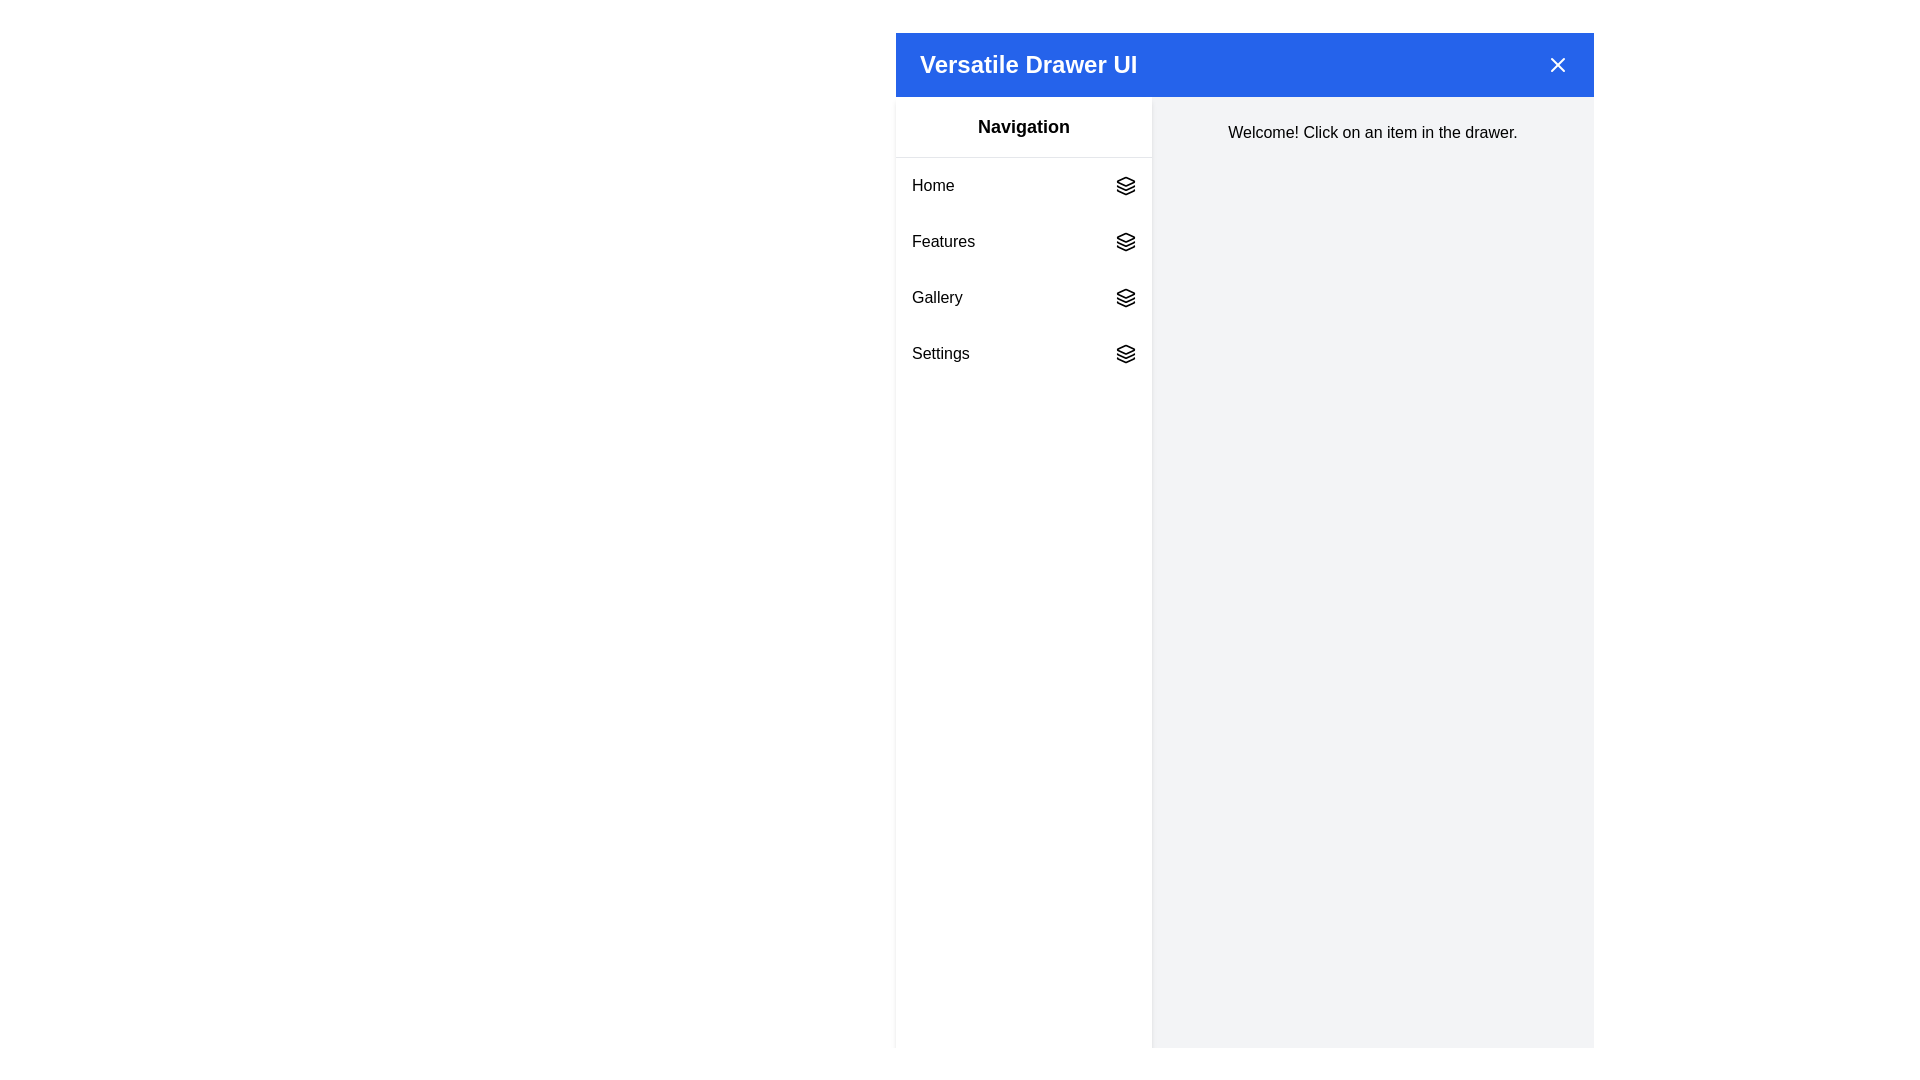 This screenshot has height=1080, width=1920. What do you see at coordinates (1126, 348) in the screenshot?
I see `the first triangular subcomponent icon located in the navigation bar next to the 'Settings' label` at bounding box center [1126, 348].